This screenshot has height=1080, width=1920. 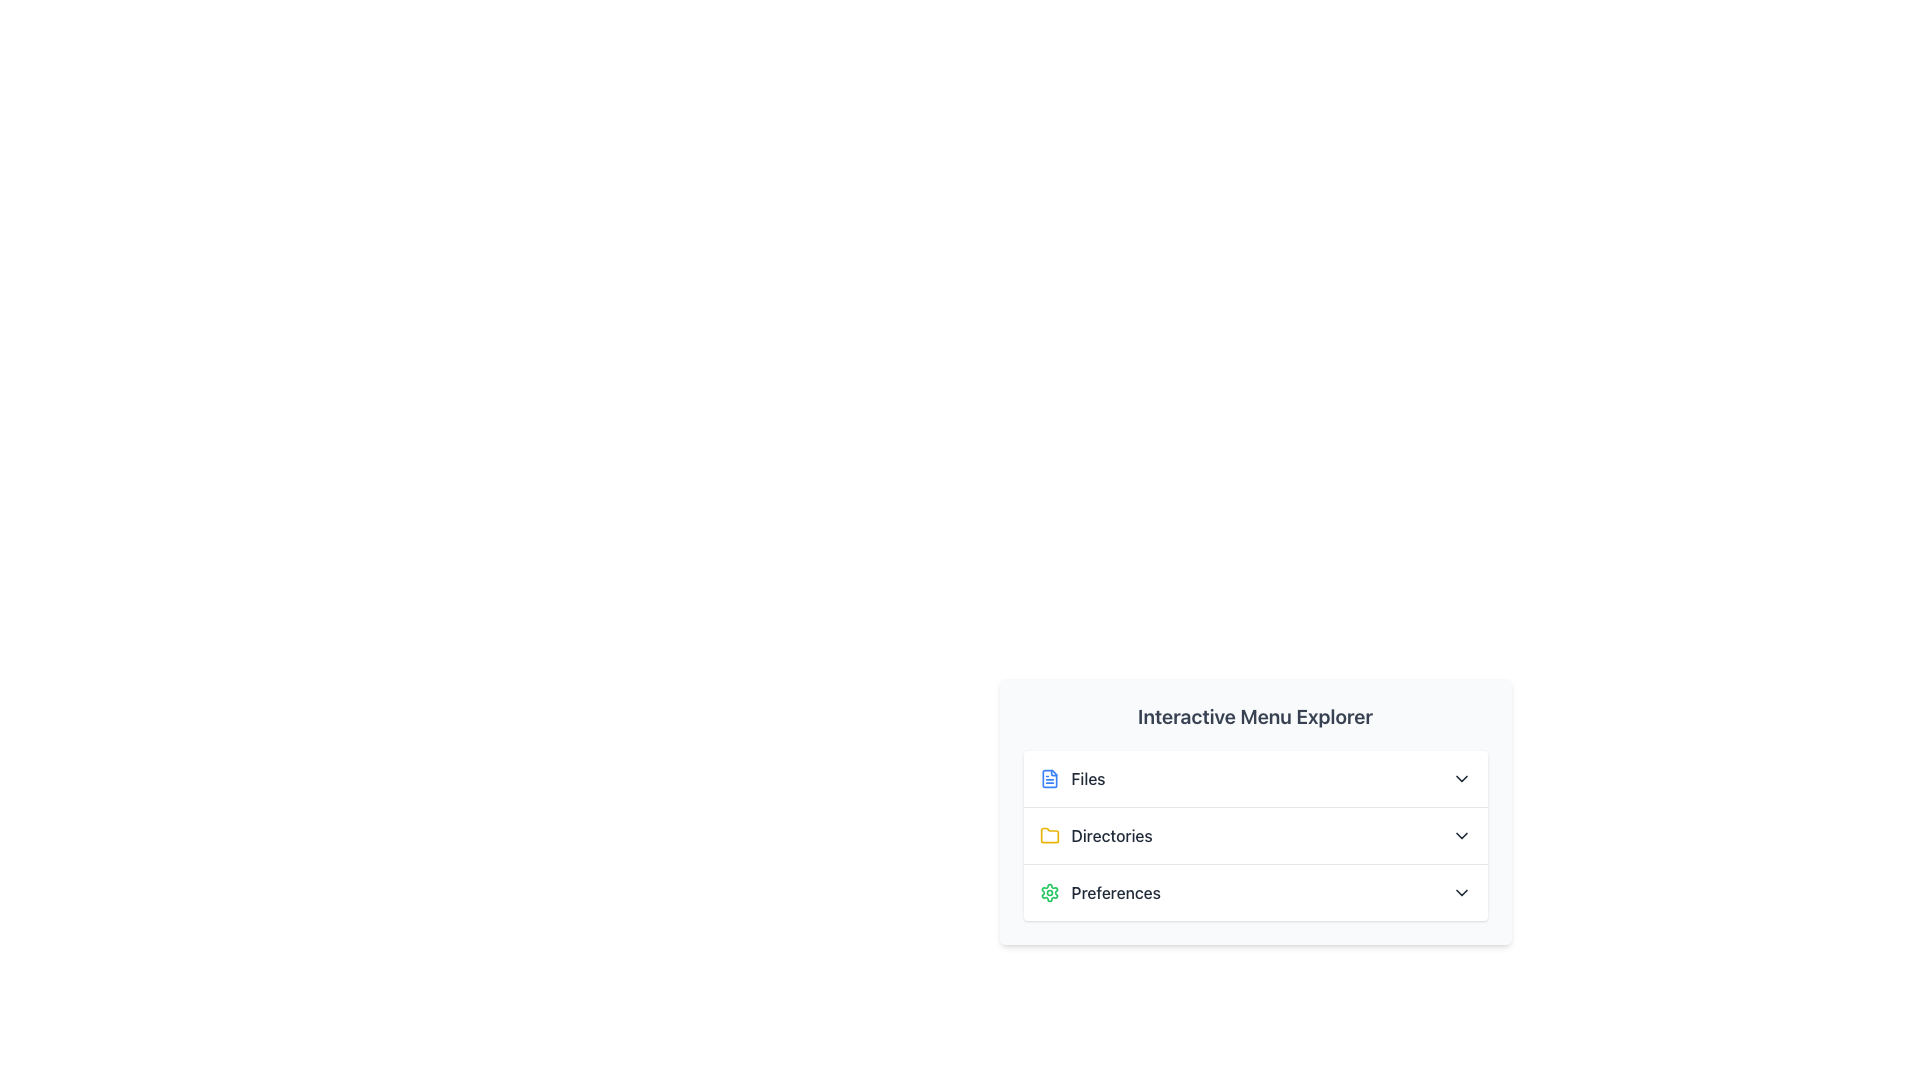 I want to click on the 'Settings' icon located in the 'Interactive Menu Explorer' section, positioned next to the 'Preferences' item label, so click(x=1048, y=892).